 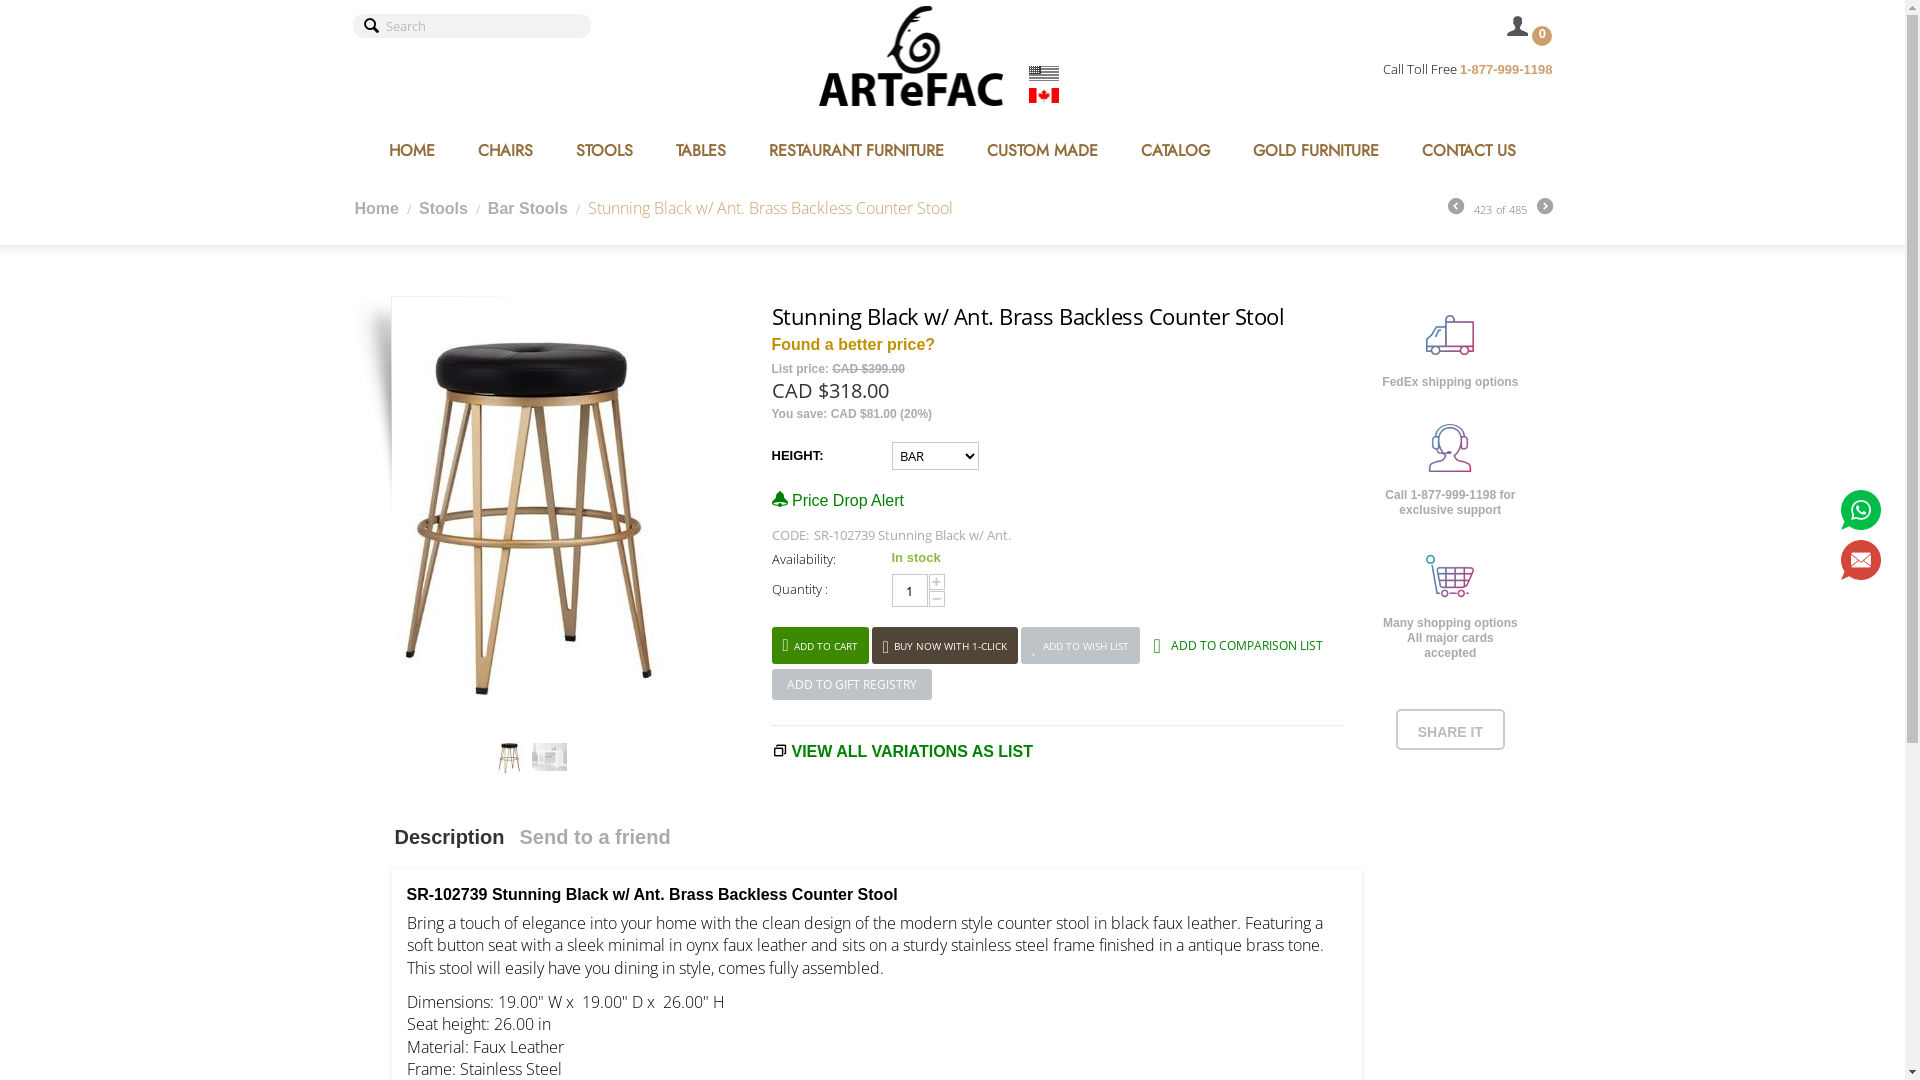 I want to click on 'BUY NOW WITH 1-CLICK', so click(x=944, y=645).